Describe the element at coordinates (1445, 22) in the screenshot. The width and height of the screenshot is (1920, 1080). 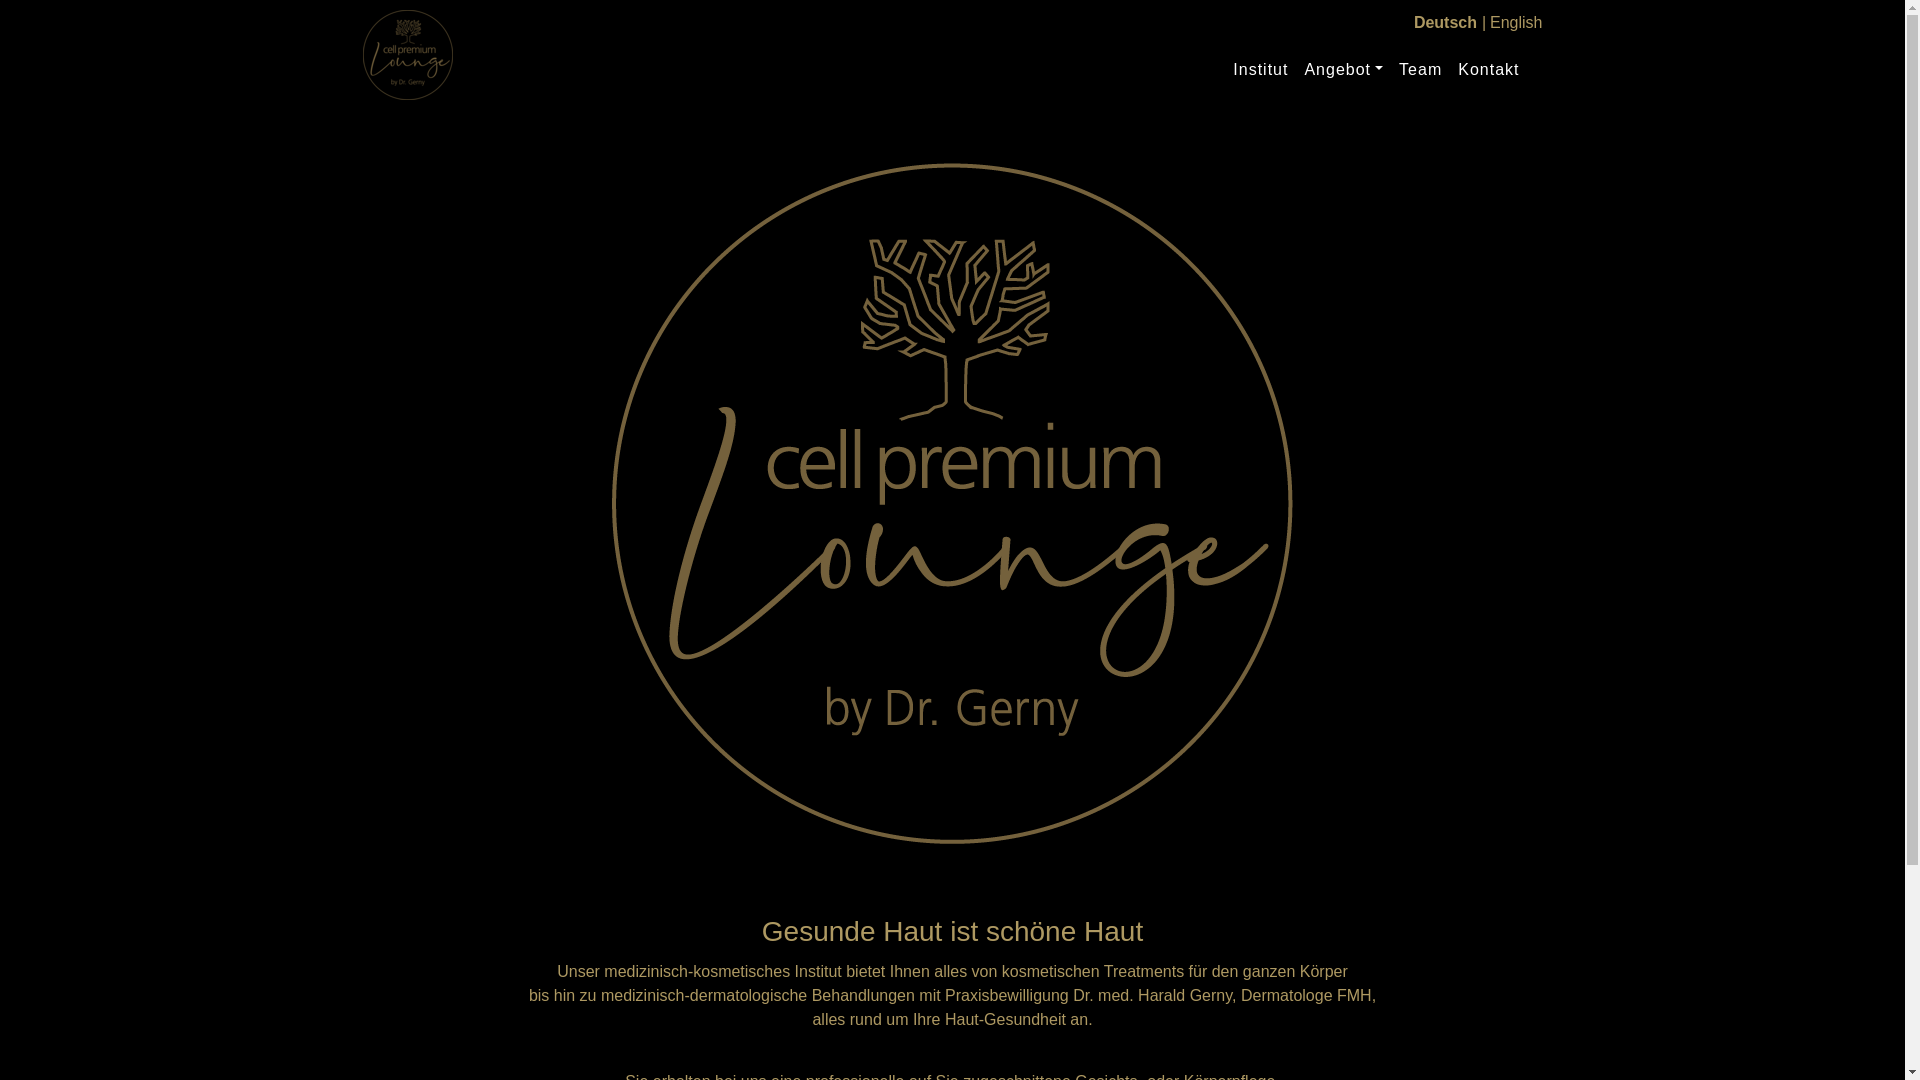
I see `'Deutsch'` at that location.